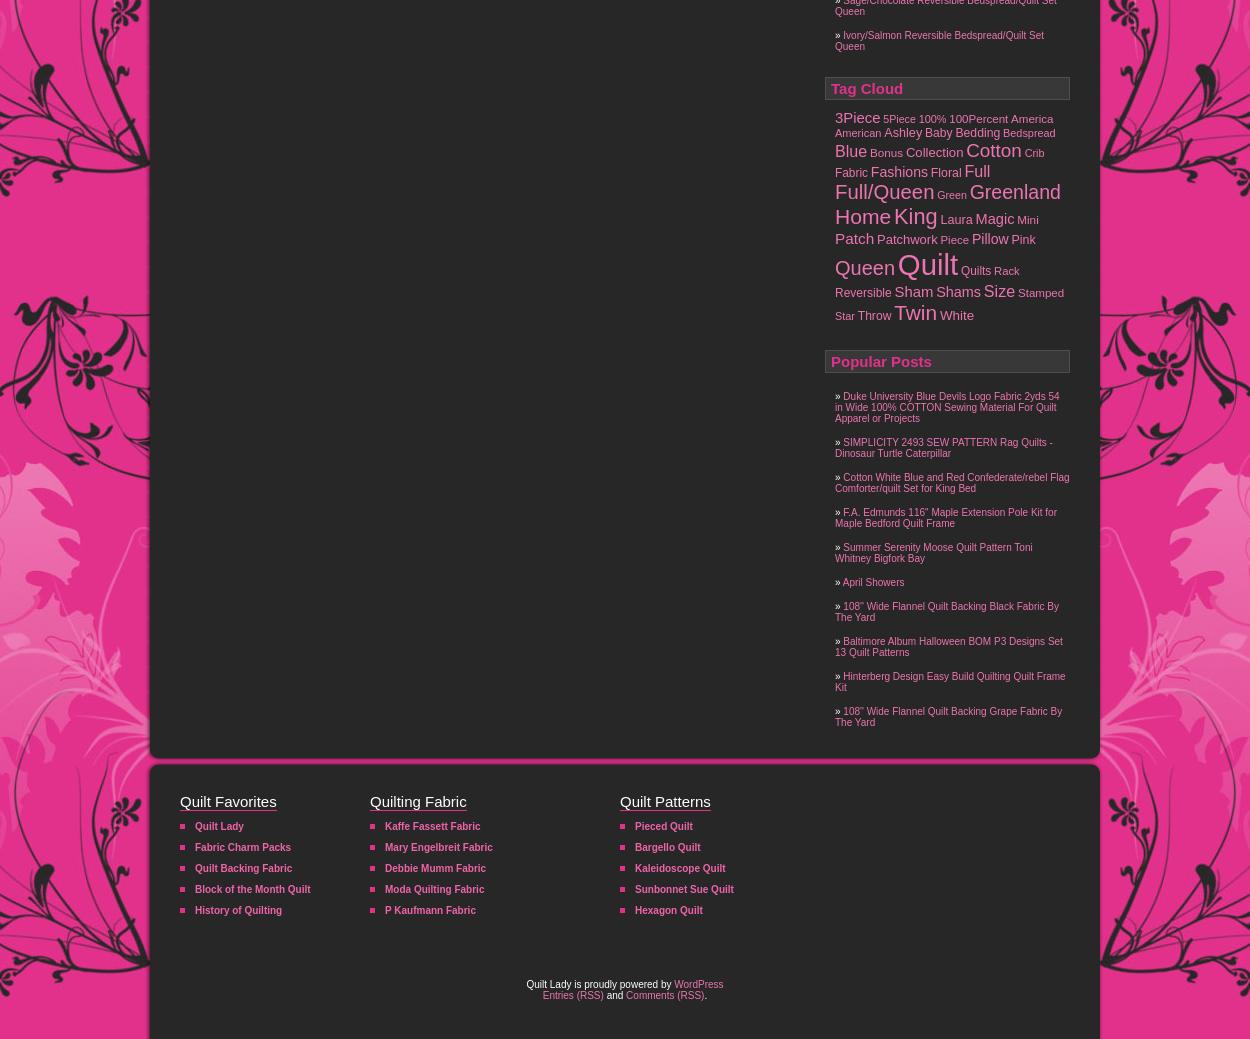 This screenshot has width=1250, height=1039. Describe the element at coordinates (834, 716) in the screenshot. I see `'108'' Wide Flannel Quilt Backing Grape Fabric By The Yard'` at that location.